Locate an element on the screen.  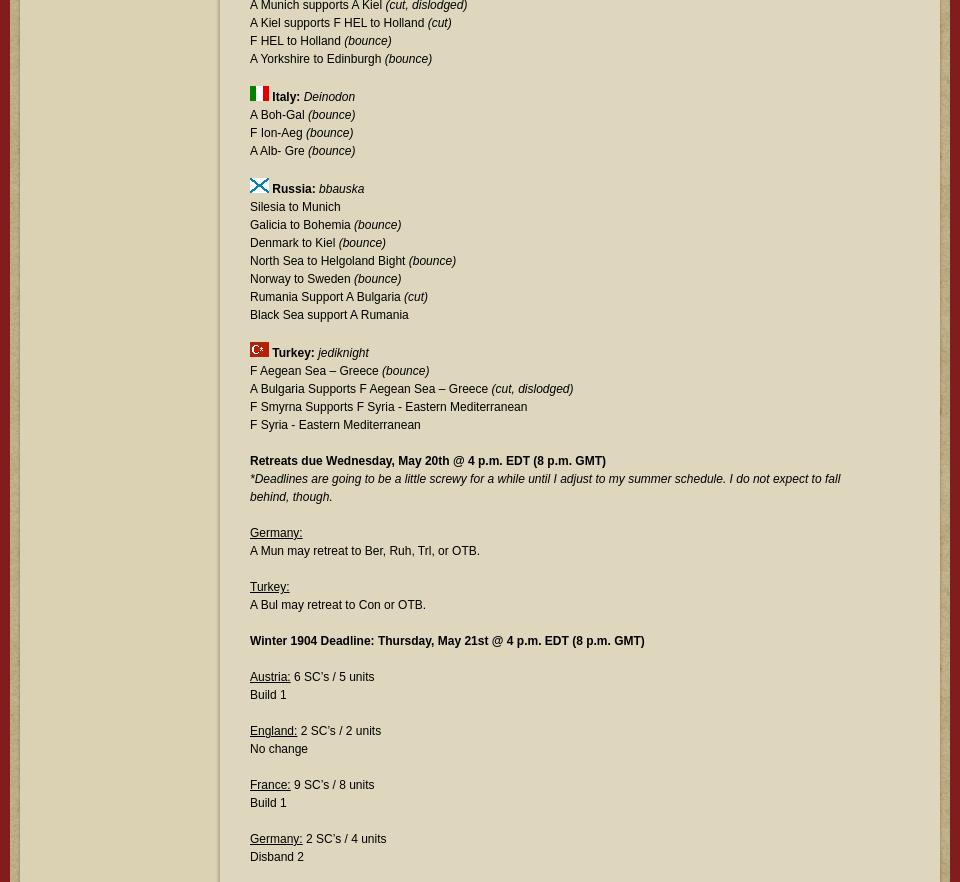
'Deinodon' is located at coordinates (302, 96).